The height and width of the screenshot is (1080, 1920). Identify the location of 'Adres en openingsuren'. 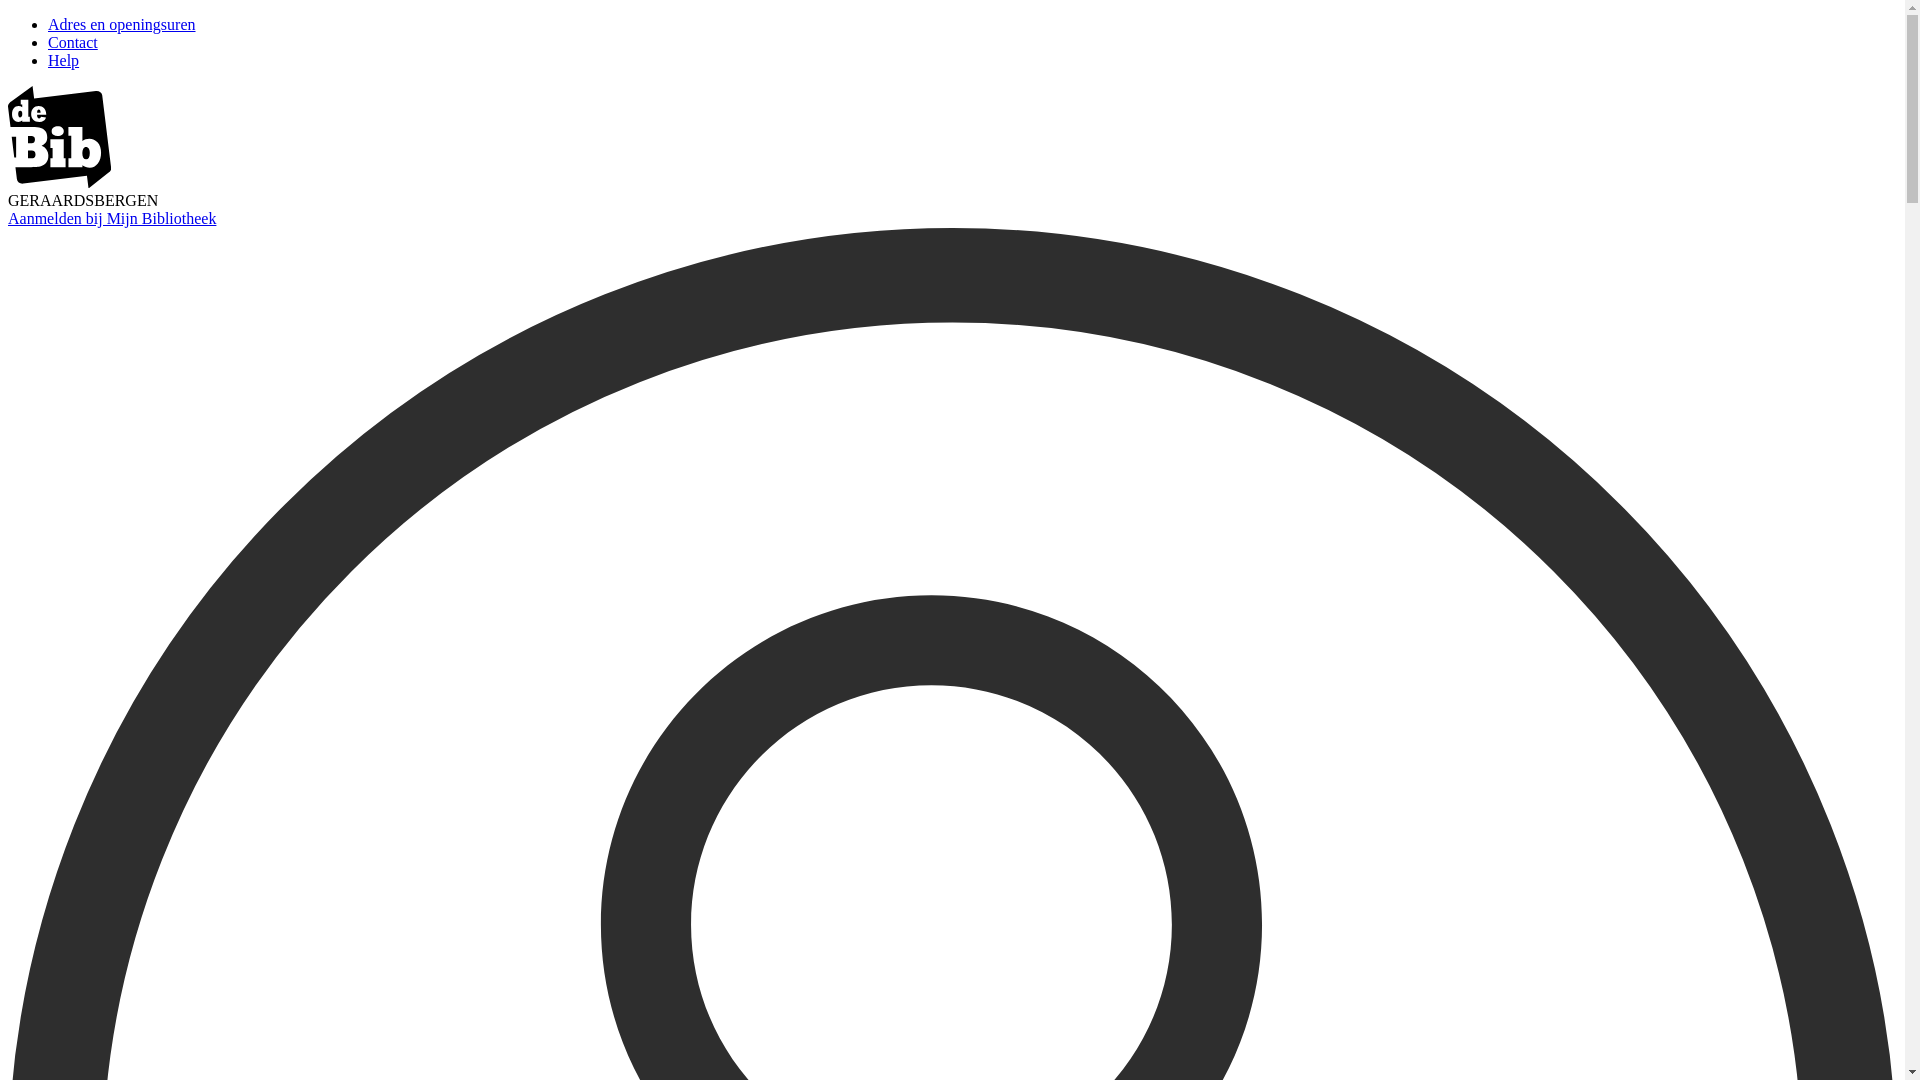
(48, 24).